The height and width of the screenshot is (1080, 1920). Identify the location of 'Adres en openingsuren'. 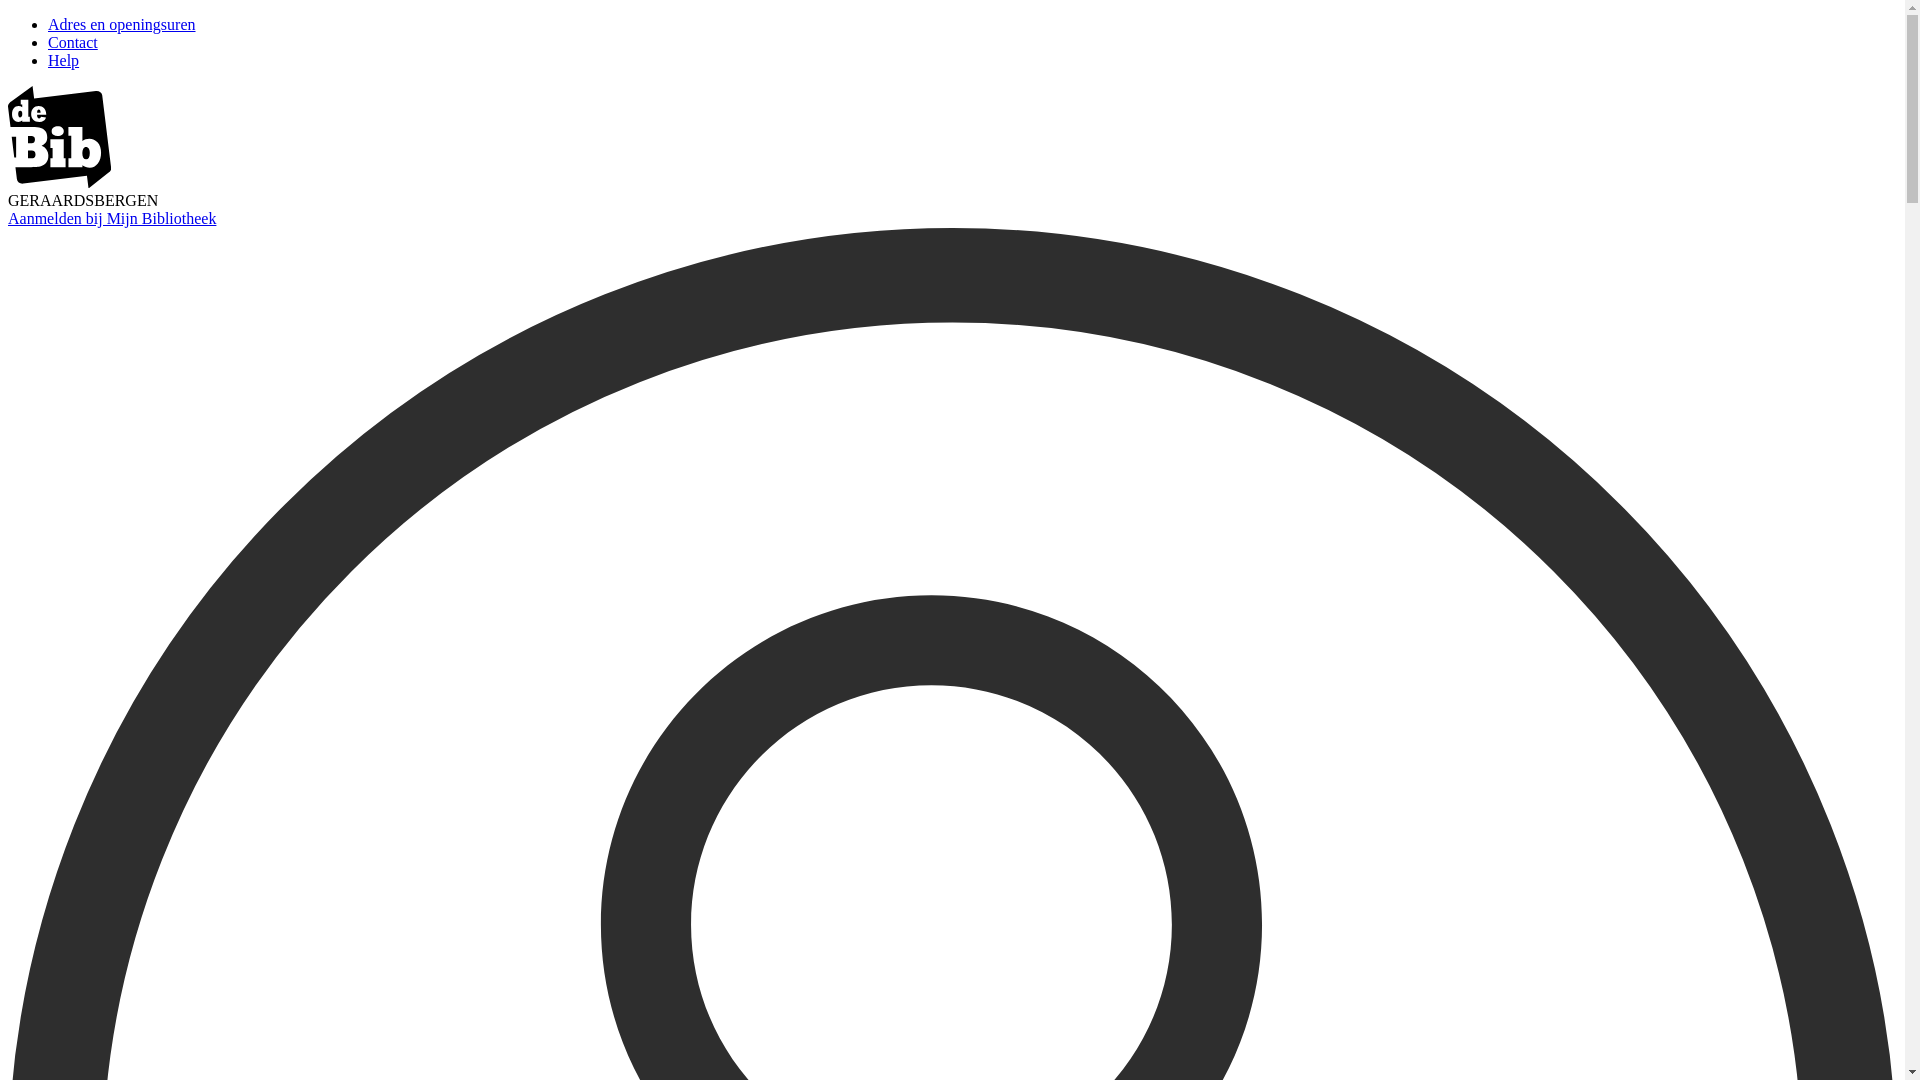
(48, 24).